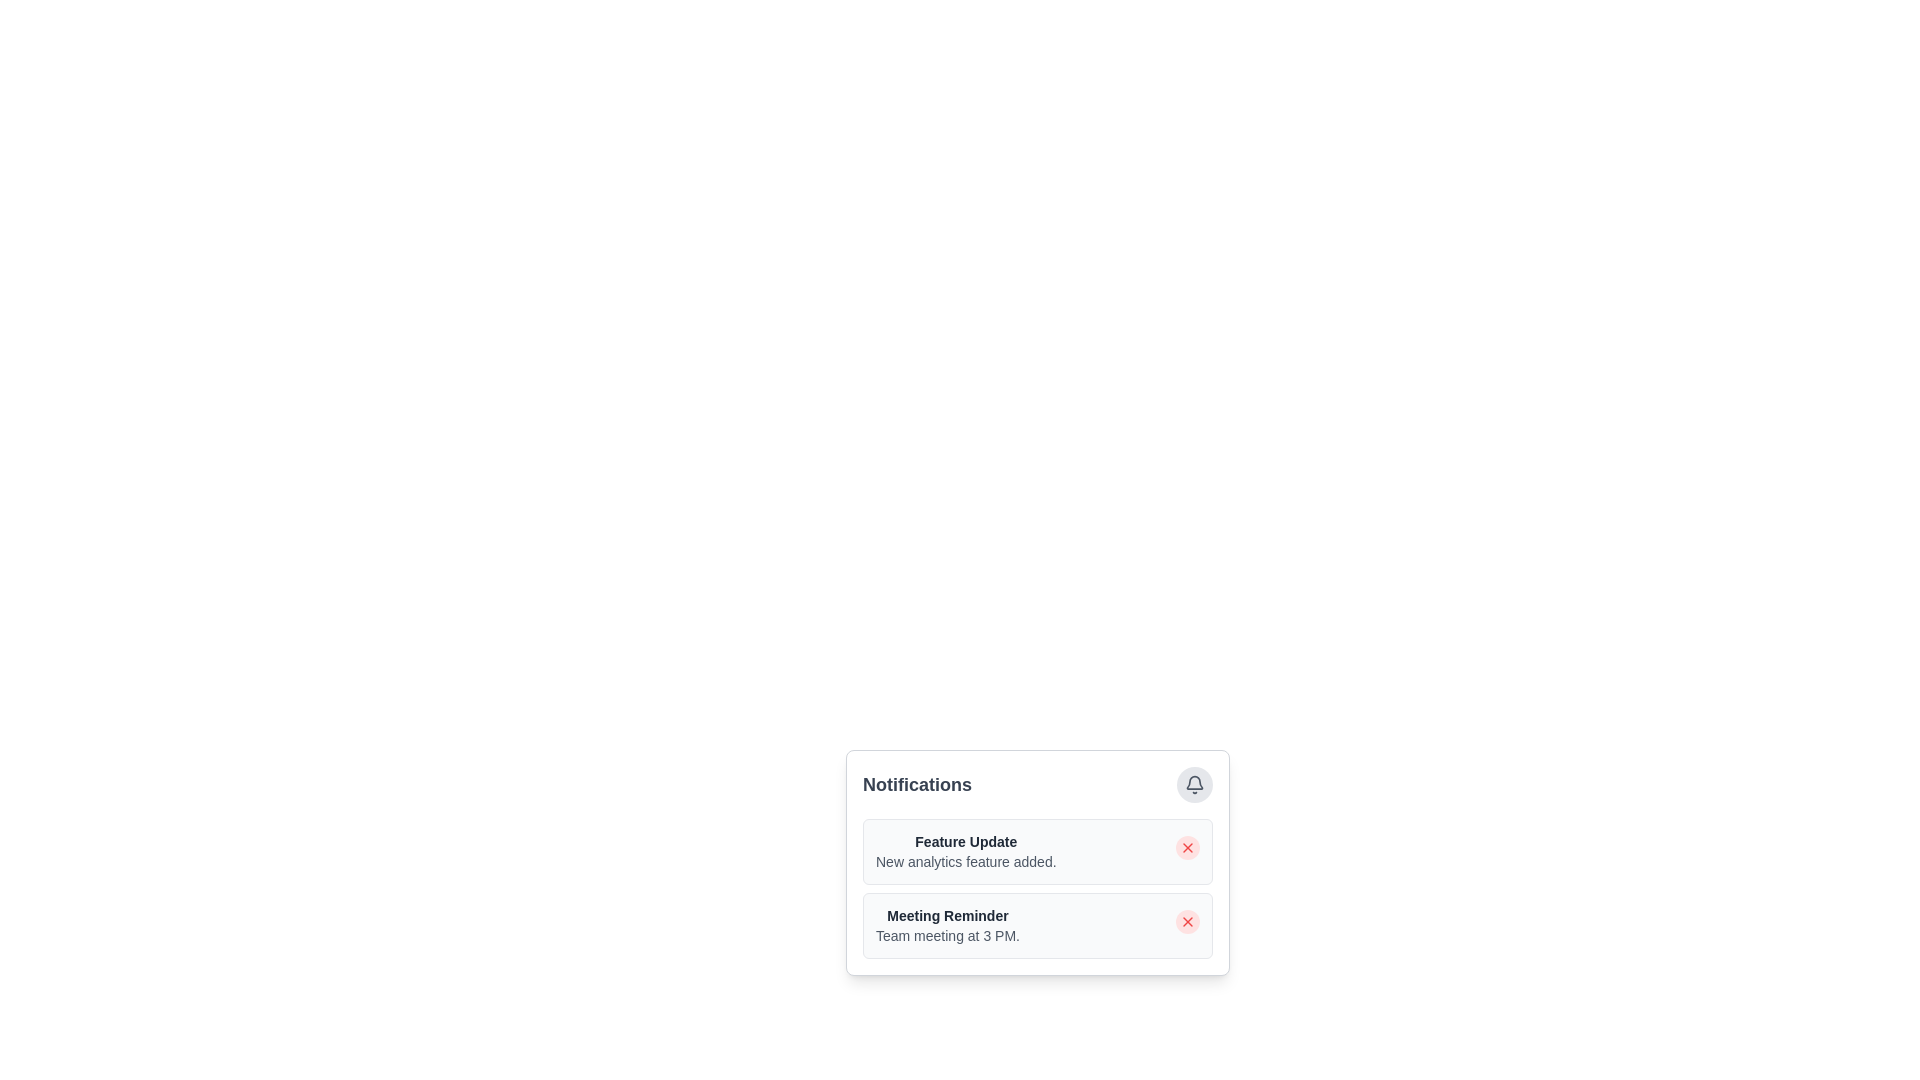  Describe the element at coordinates (1195, 784) in the screenshot. I see `the clickable circular button with an icon located in the top-right corner of the 'Notifications' card` at that location.